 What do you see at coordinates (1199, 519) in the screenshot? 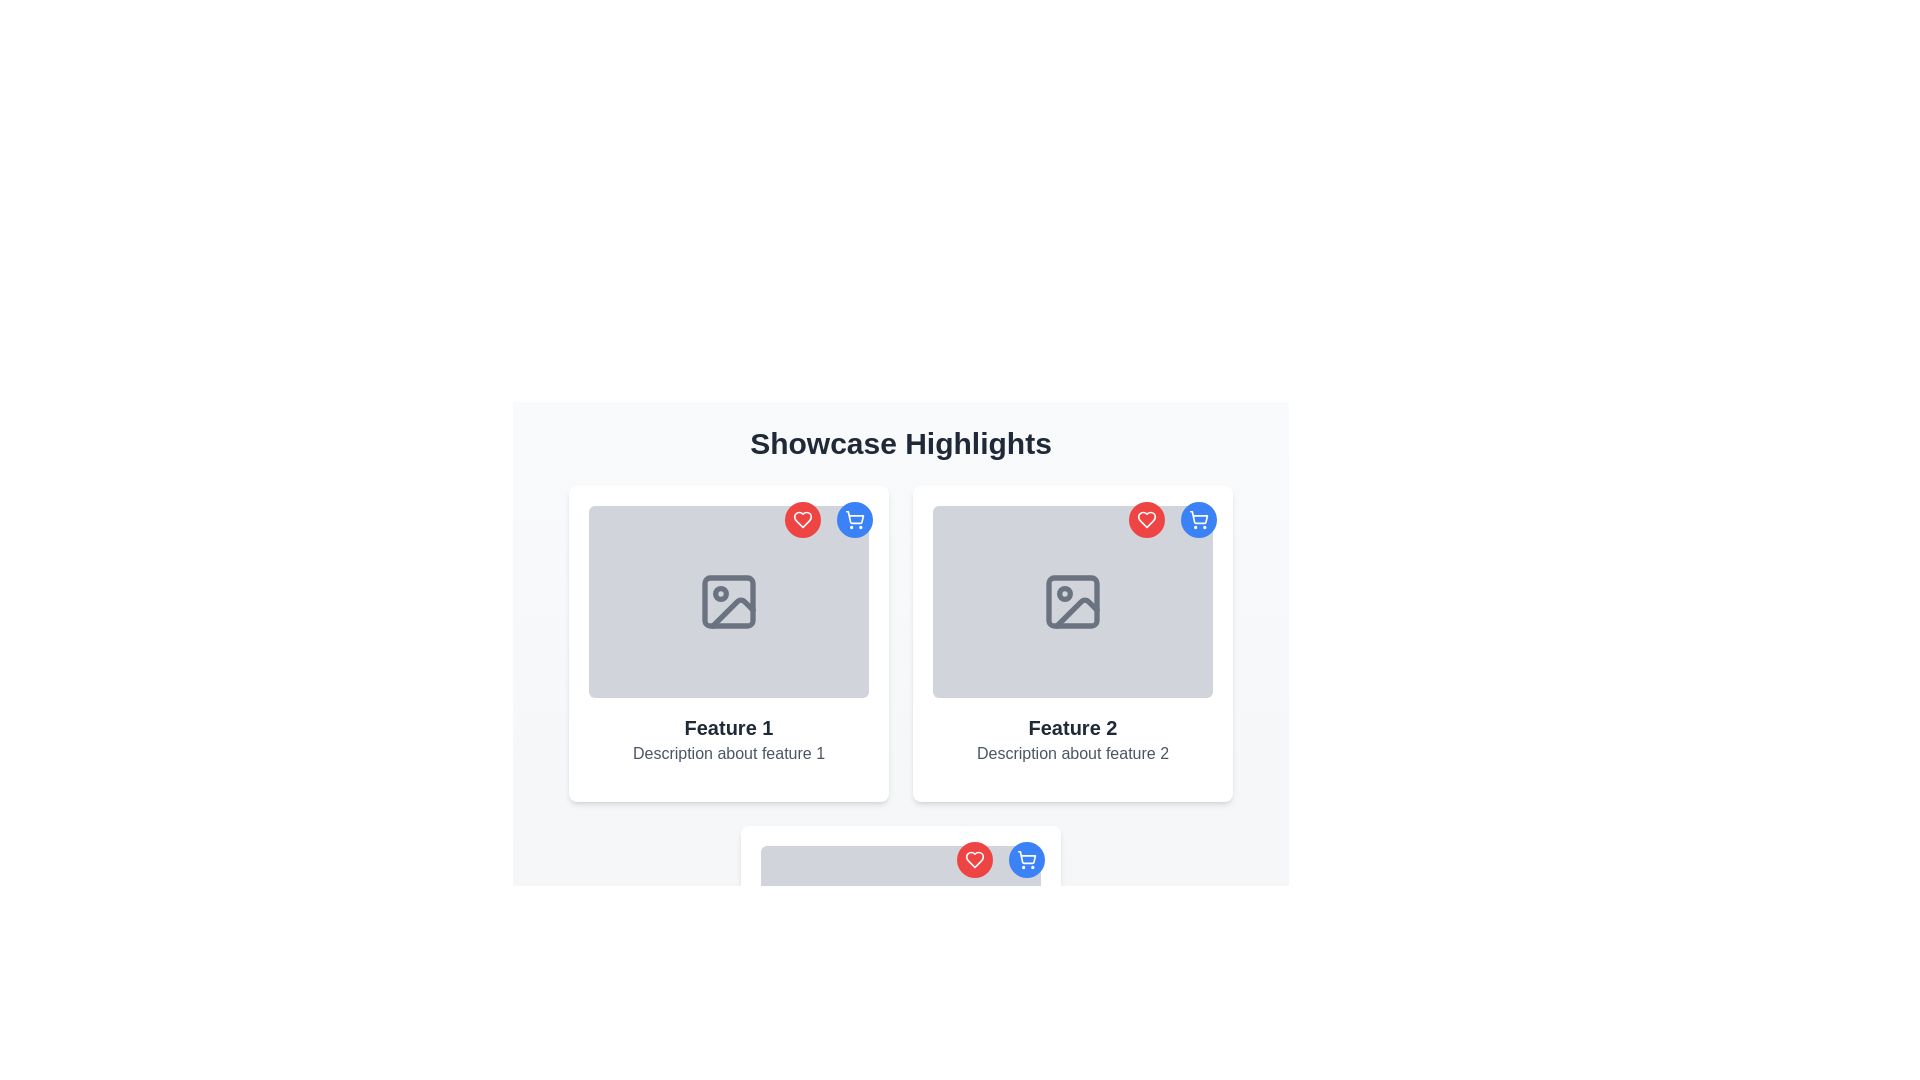
I see `the shopping cart icon button located in the top-right corner of the second card (titled 'Feature 2')` at bounding box center [1199, 519].